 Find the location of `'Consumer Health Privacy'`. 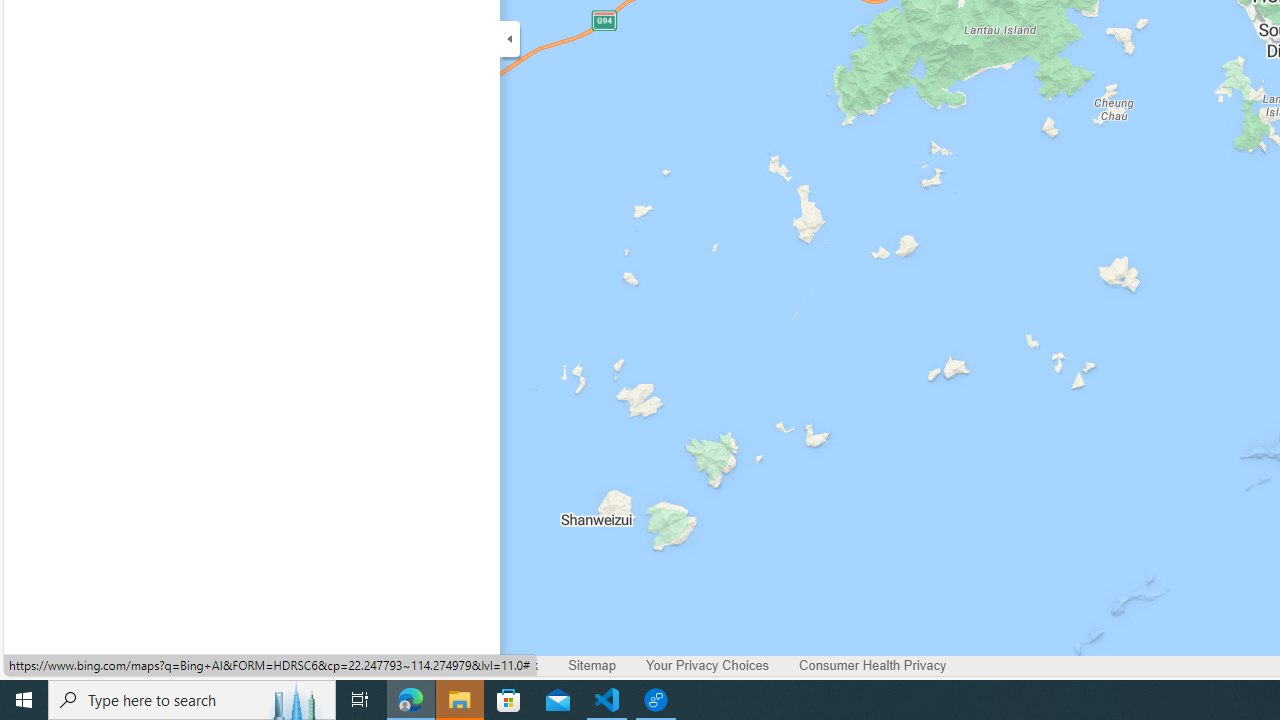

'Consumer Health Privacy' is located at coordinates (872, 665).